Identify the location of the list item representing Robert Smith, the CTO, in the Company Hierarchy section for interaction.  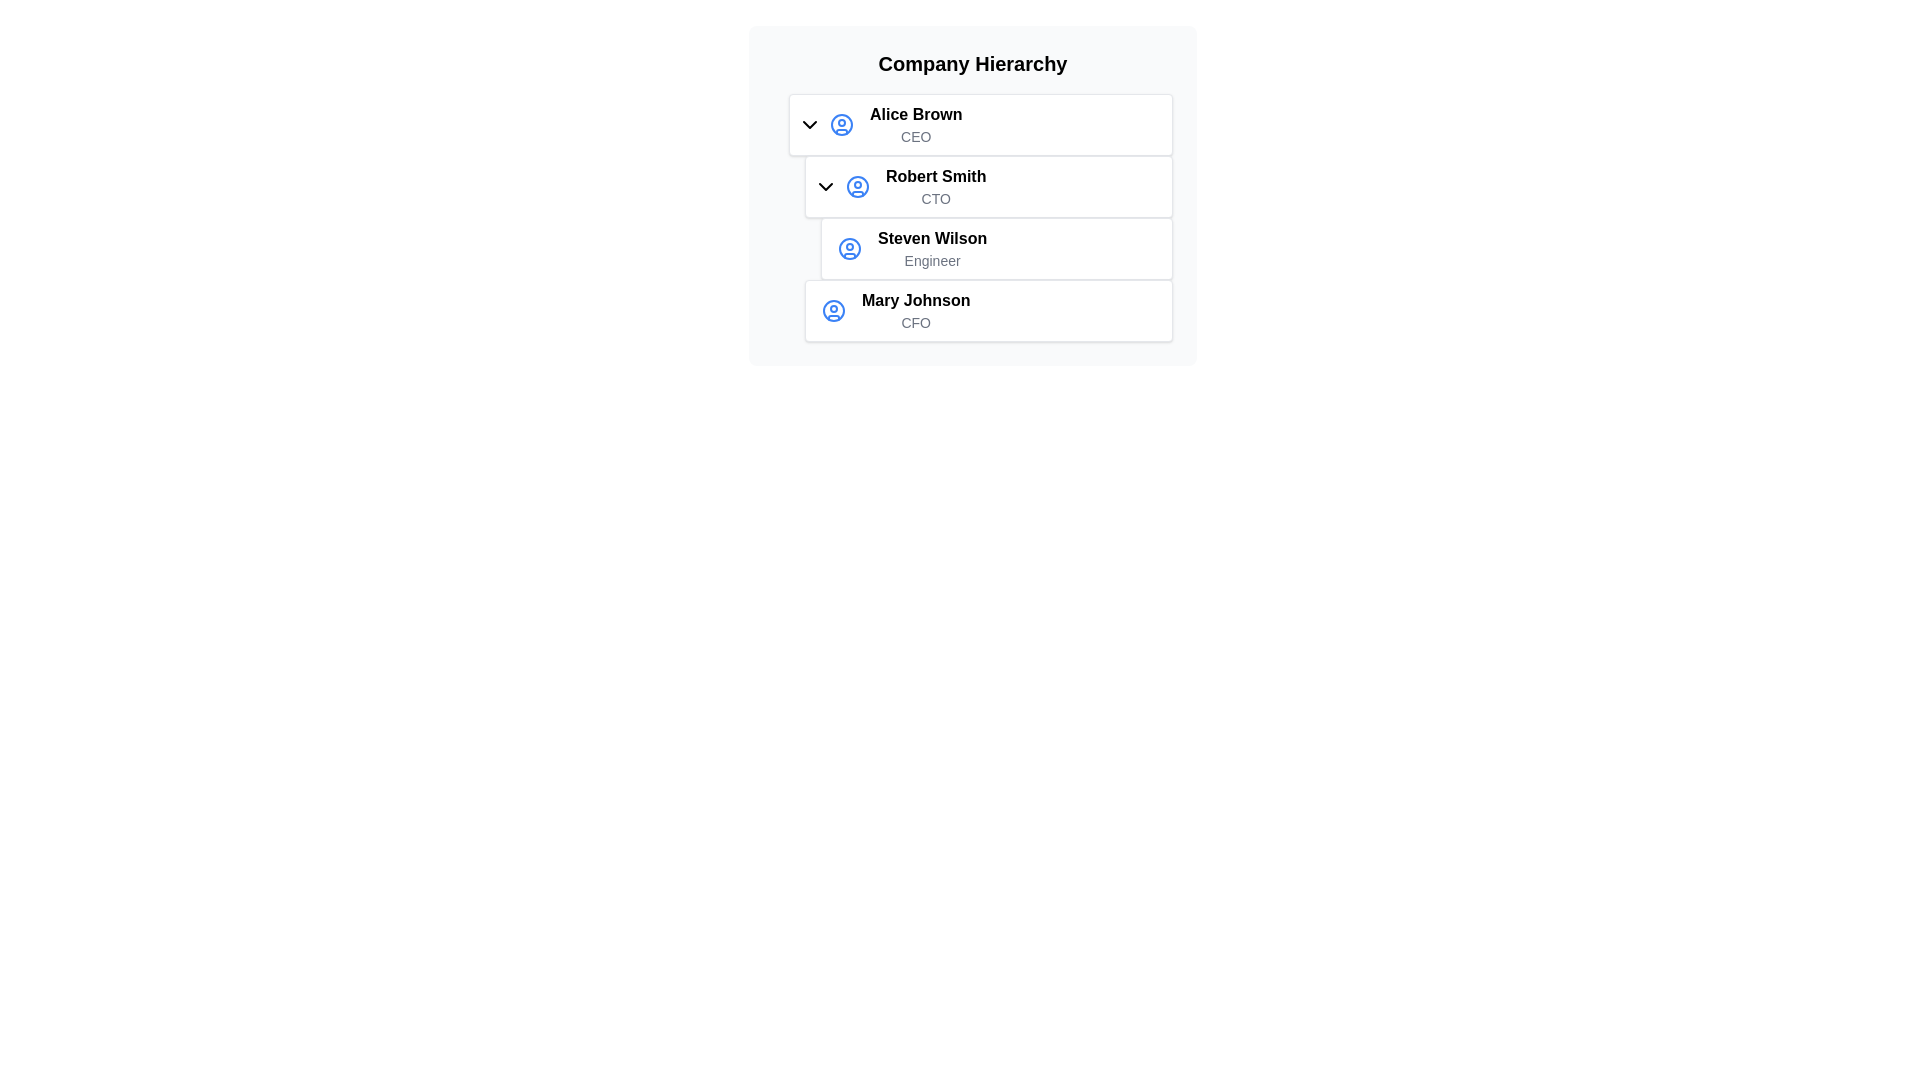
(980, 218).